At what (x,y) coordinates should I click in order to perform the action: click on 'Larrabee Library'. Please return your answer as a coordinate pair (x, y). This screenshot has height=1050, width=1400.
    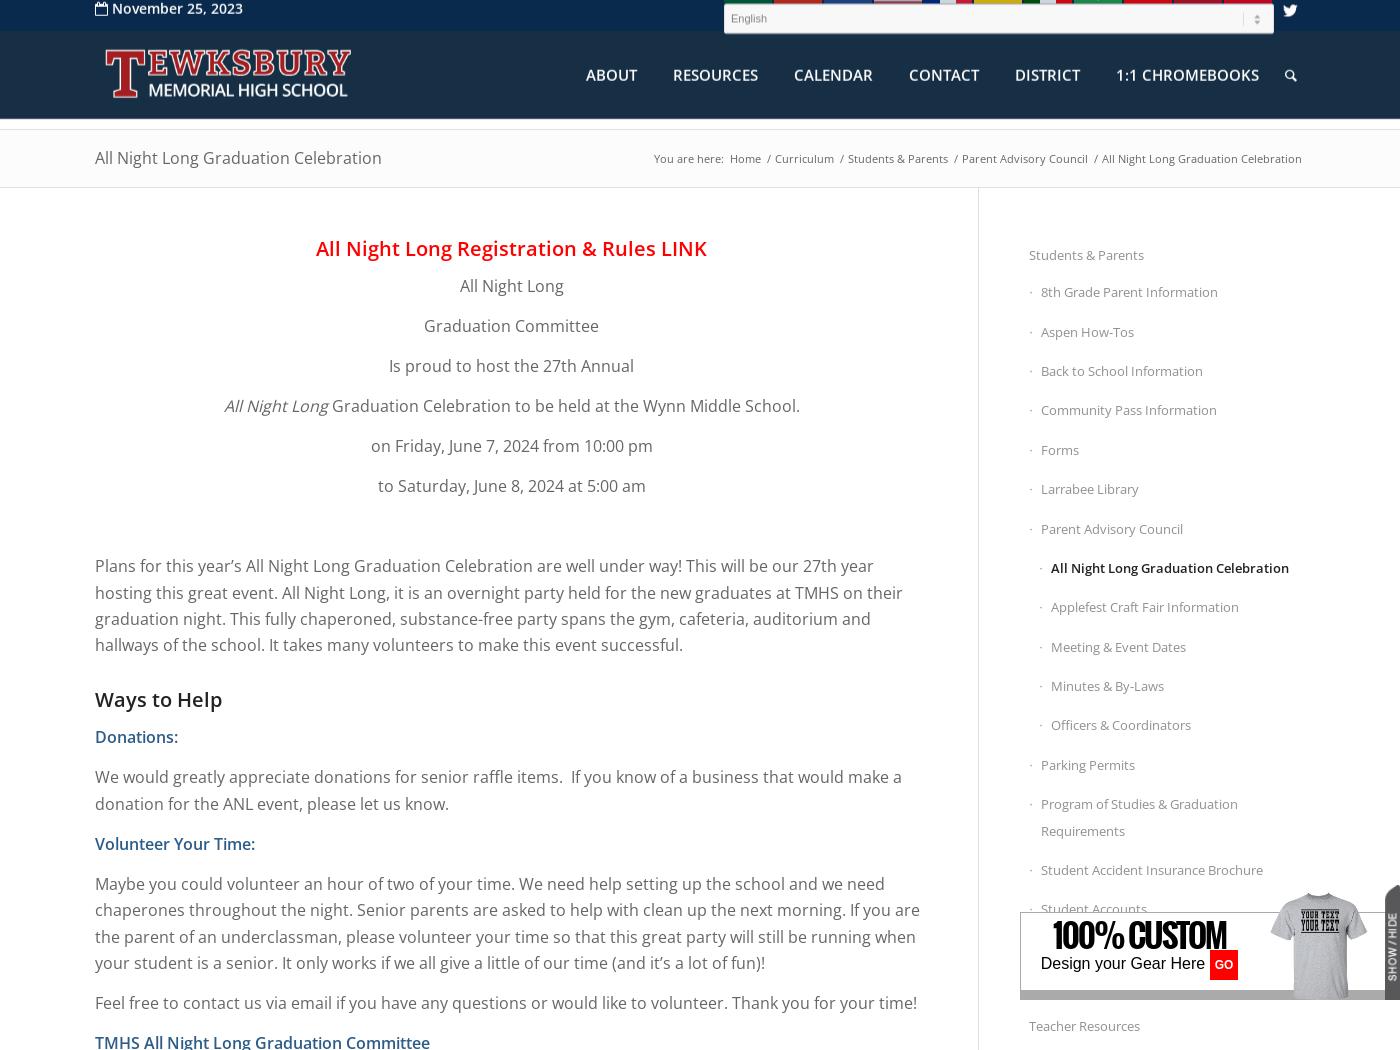
    Looking at the image, I should click on (1090, 488).